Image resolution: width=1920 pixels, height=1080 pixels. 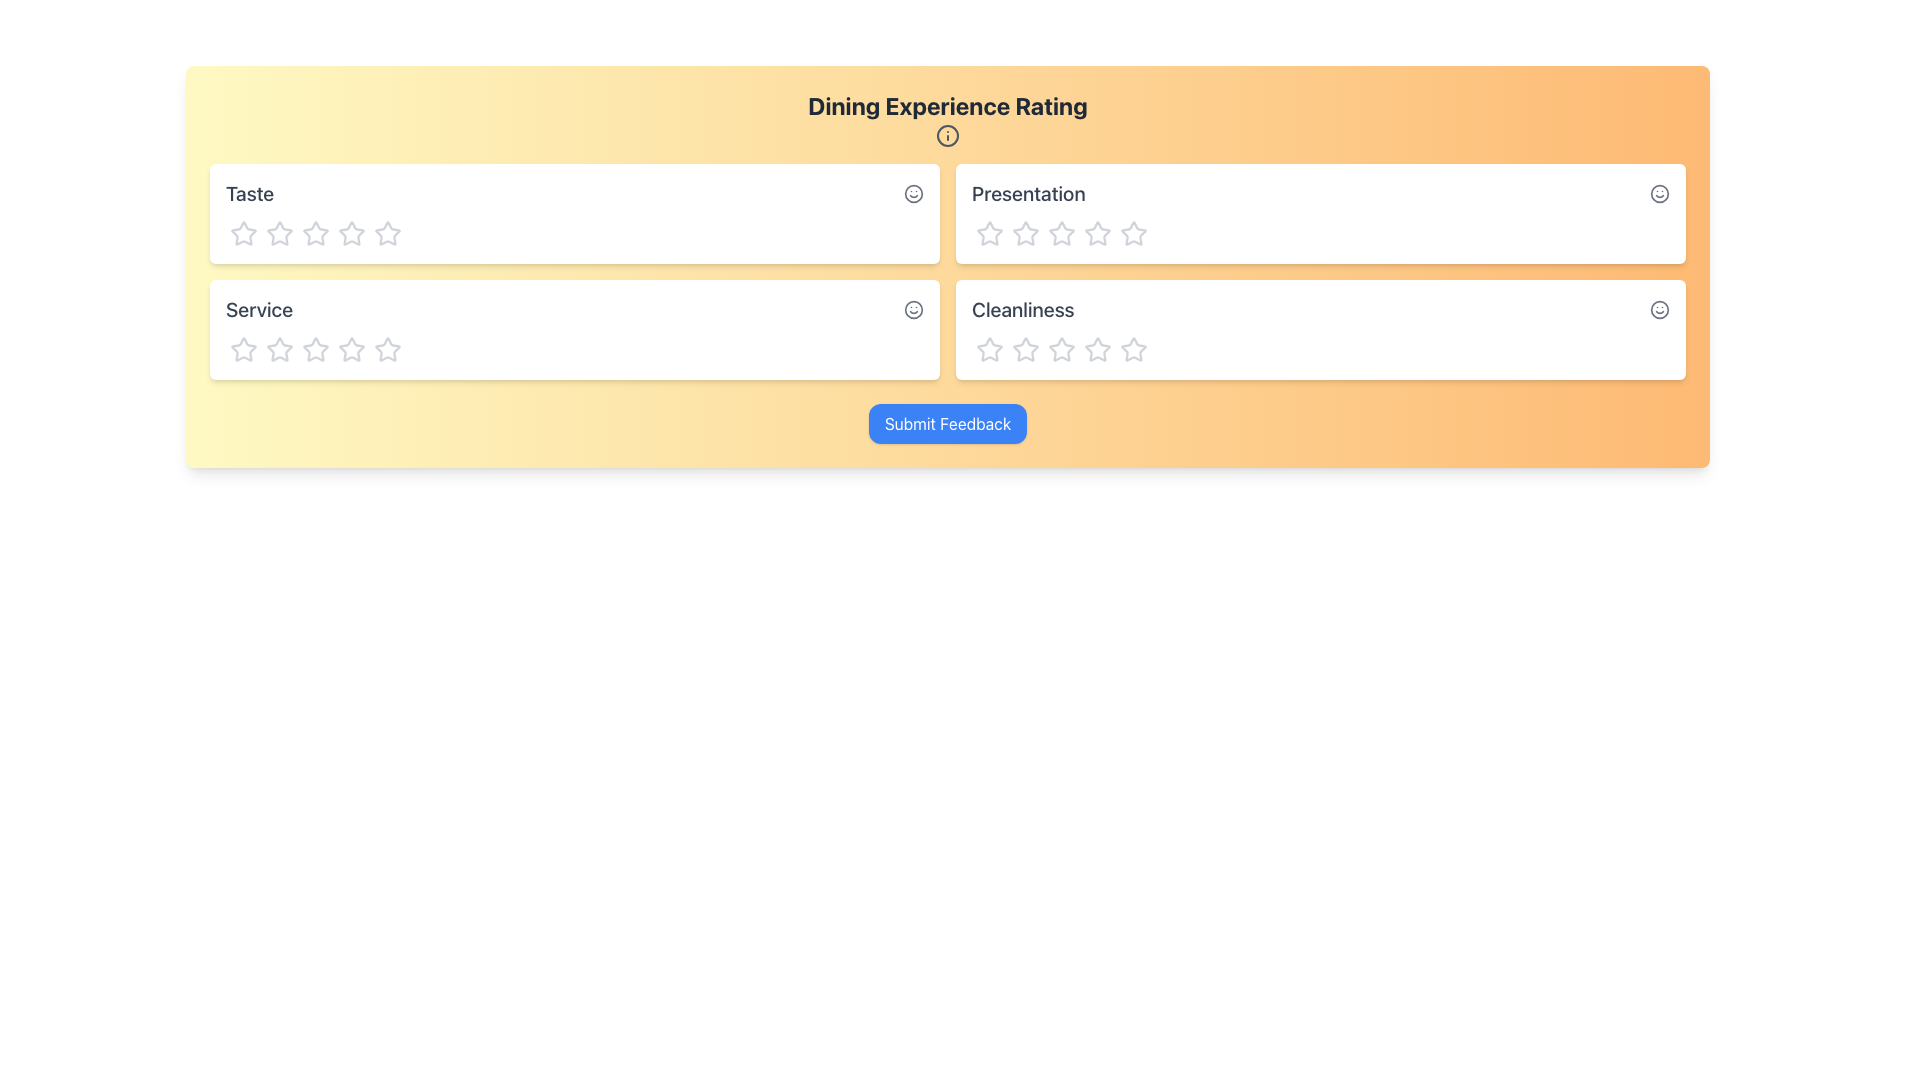 I want to click on the fifth star icon with a light gray outline under the 'Presentation' rating category in the feedback form to rate it, so click(x=1097, y=231).